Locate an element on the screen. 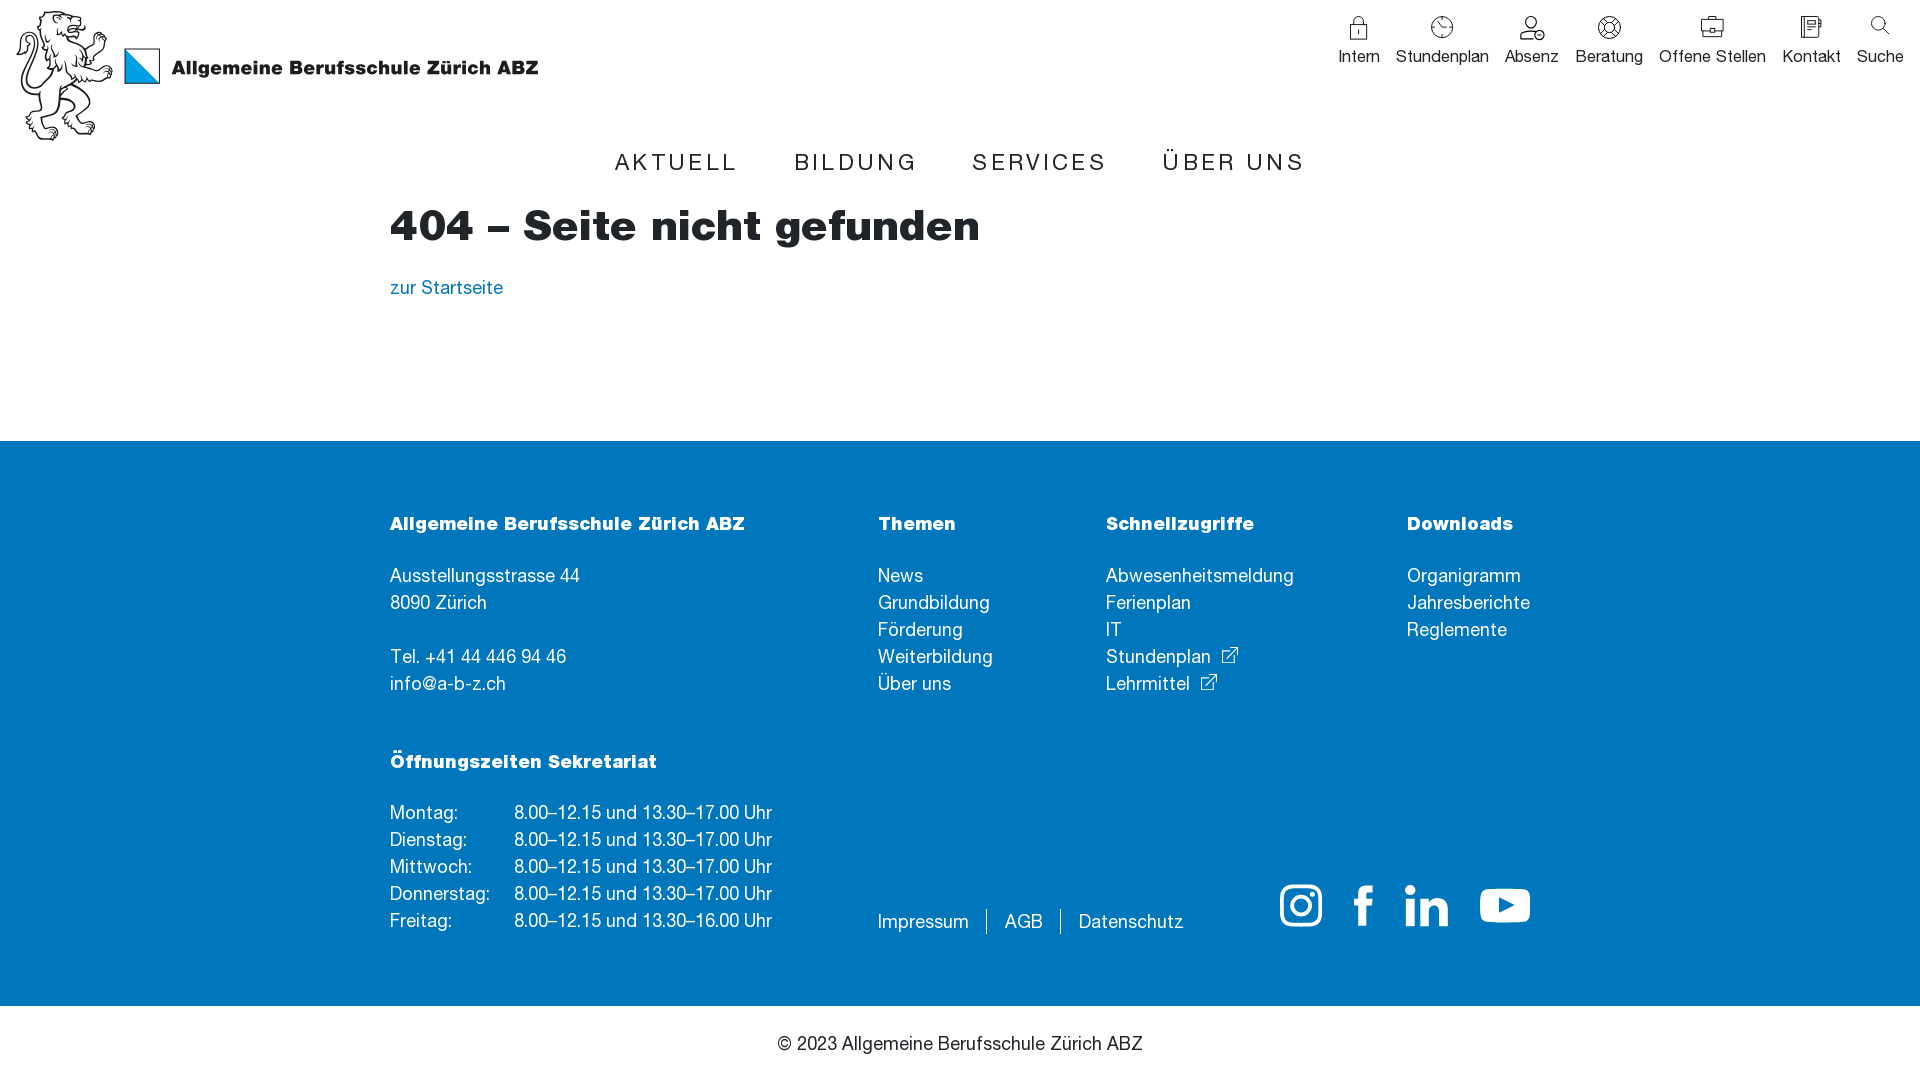 This screenshot has width=1920, height=1080. 'Jahresberichte' is located at coordinates (1468, 600).